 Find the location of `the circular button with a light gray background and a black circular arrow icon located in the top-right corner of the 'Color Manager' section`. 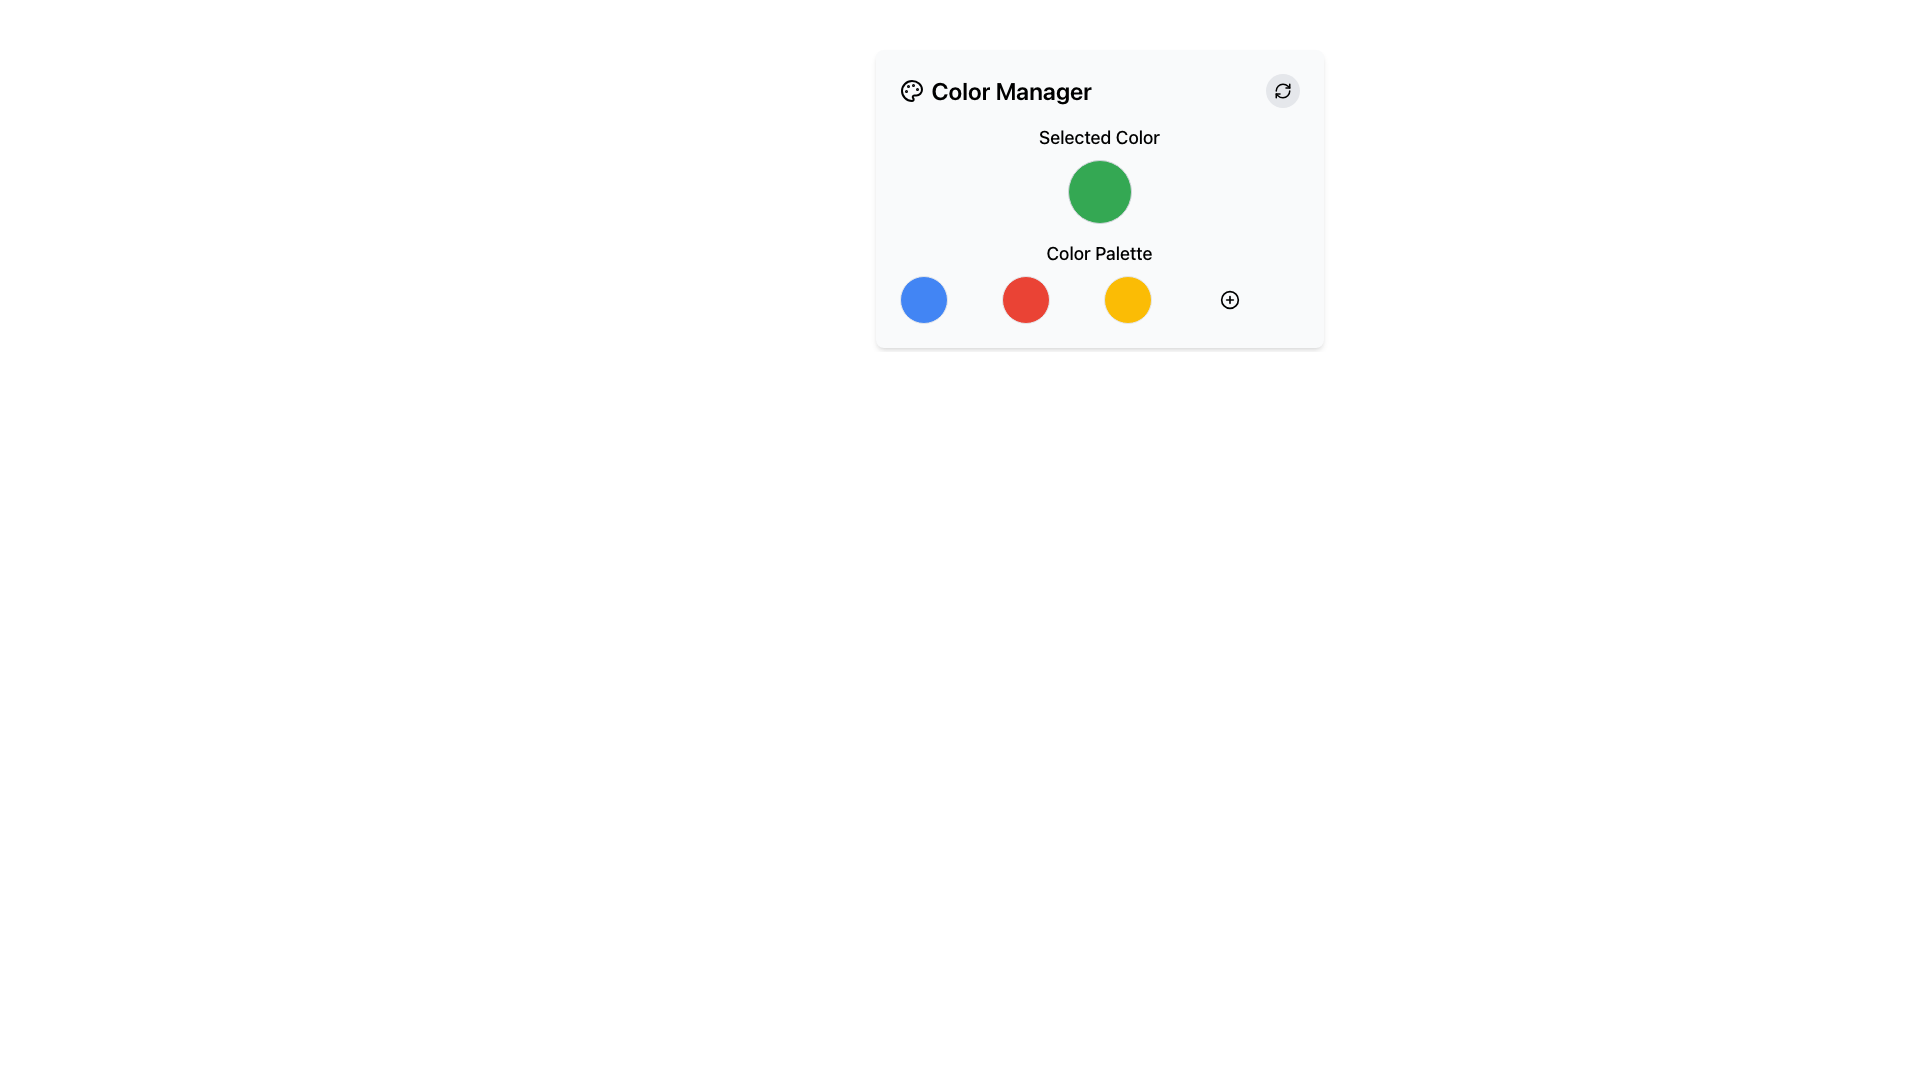

the circular button with a light gray background and a black circular arrow icon located in the top-right corner of the 'Color Manager' section is located at coordinates (1282, 91).